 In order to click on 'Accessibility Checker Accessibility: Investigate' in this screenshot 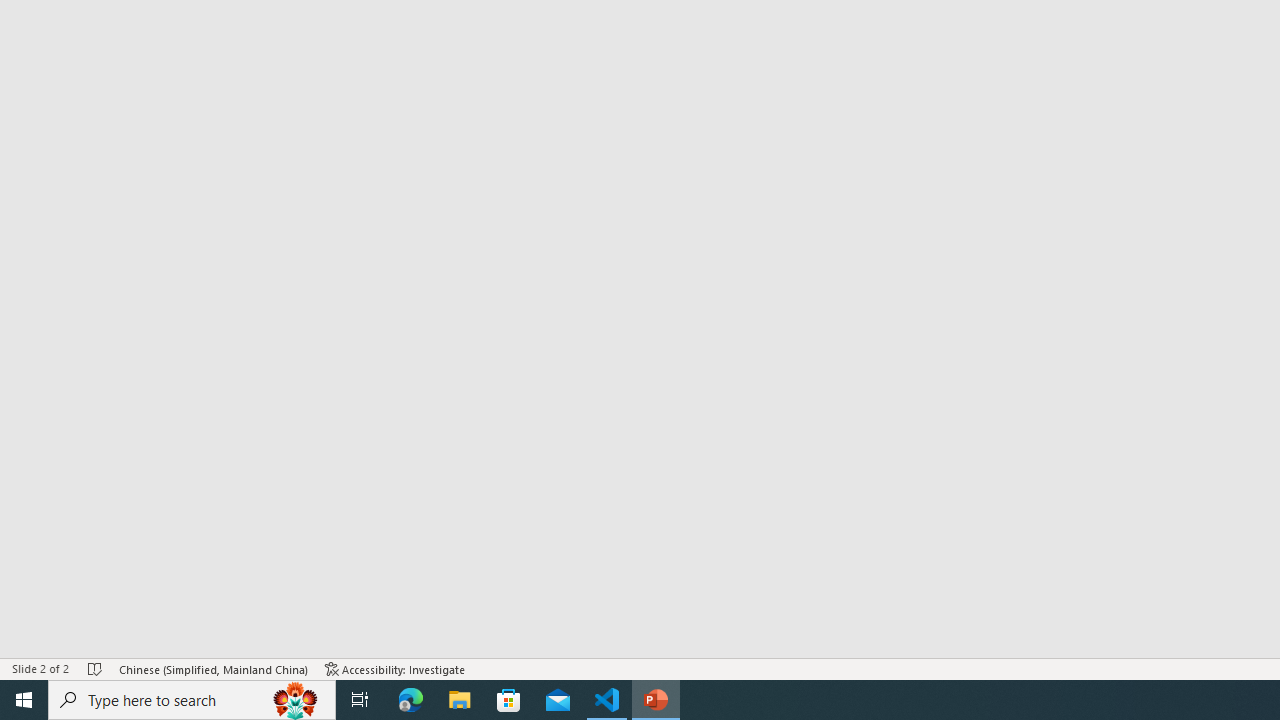, I will do `click(395, 669)`.